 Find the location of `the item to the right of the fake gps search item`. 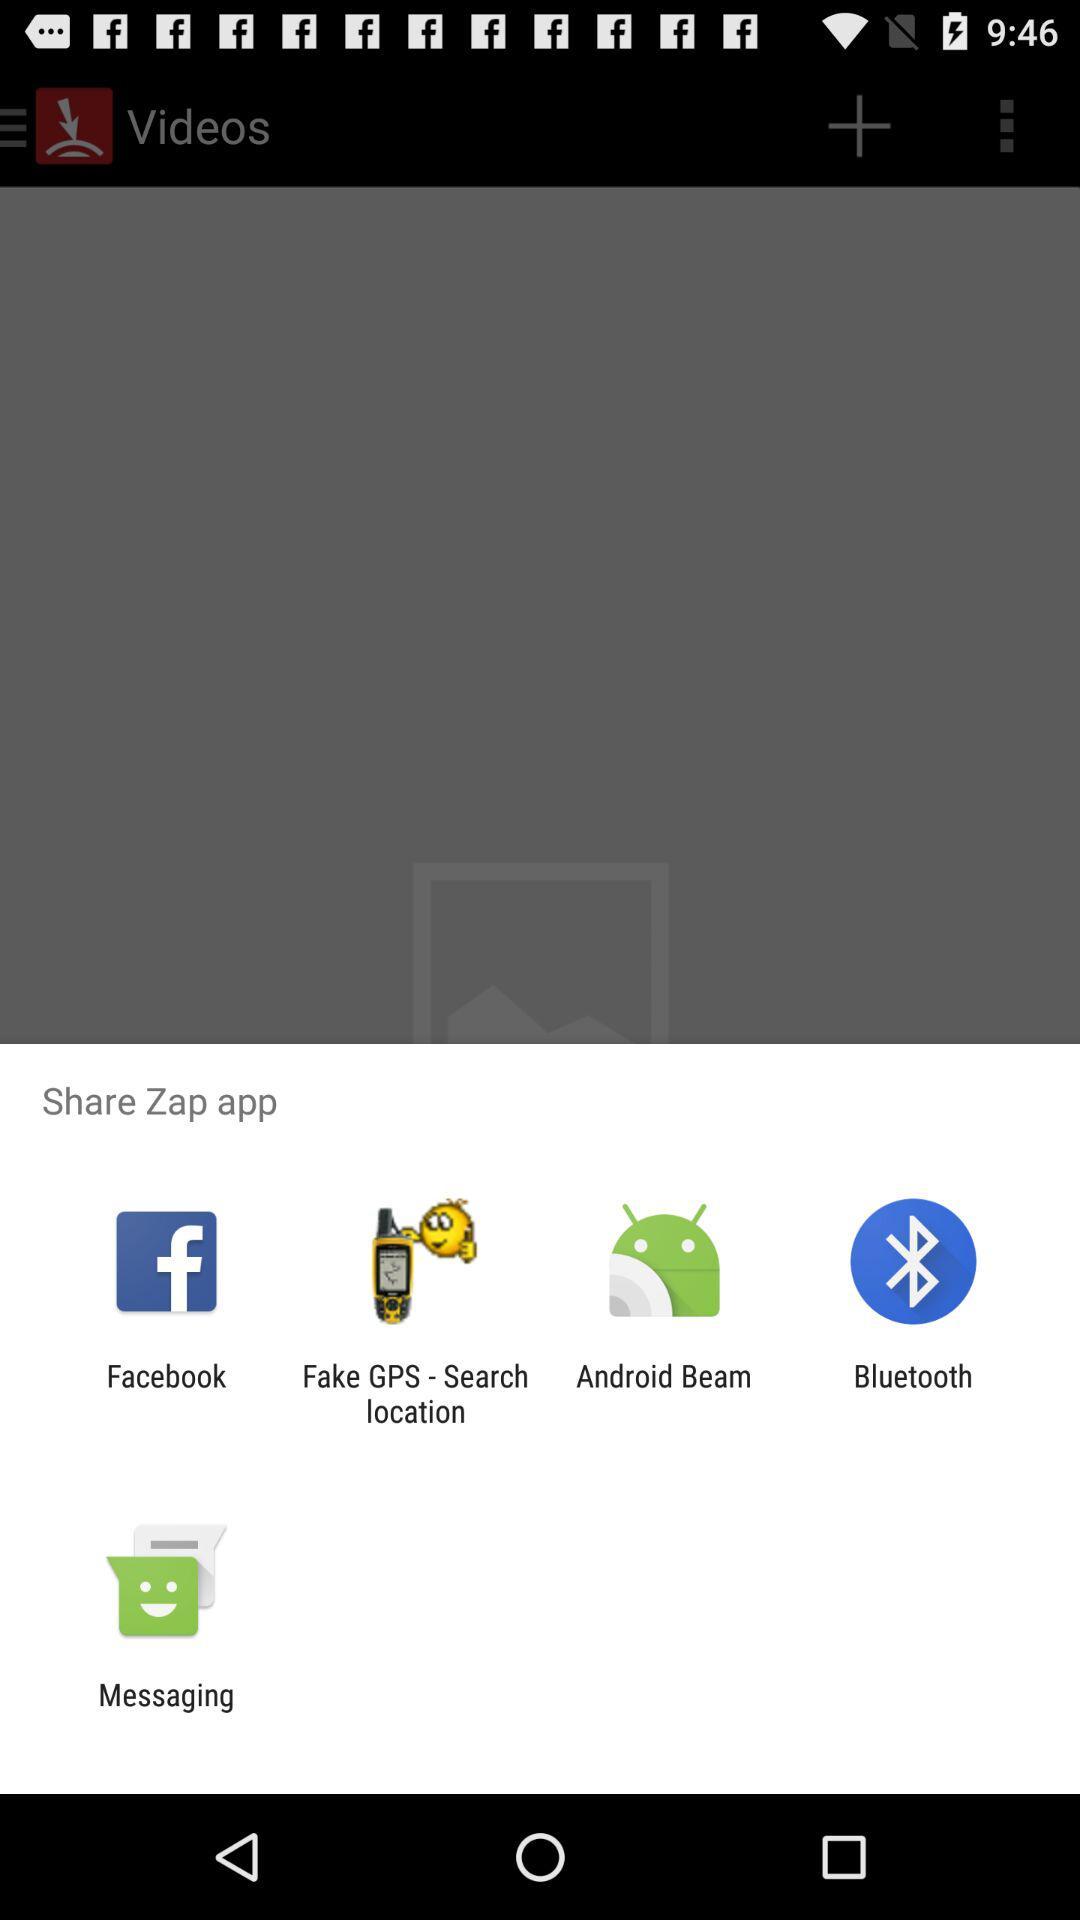

the item to the right of the fake gps search item is located at coordinates (664, 1392).